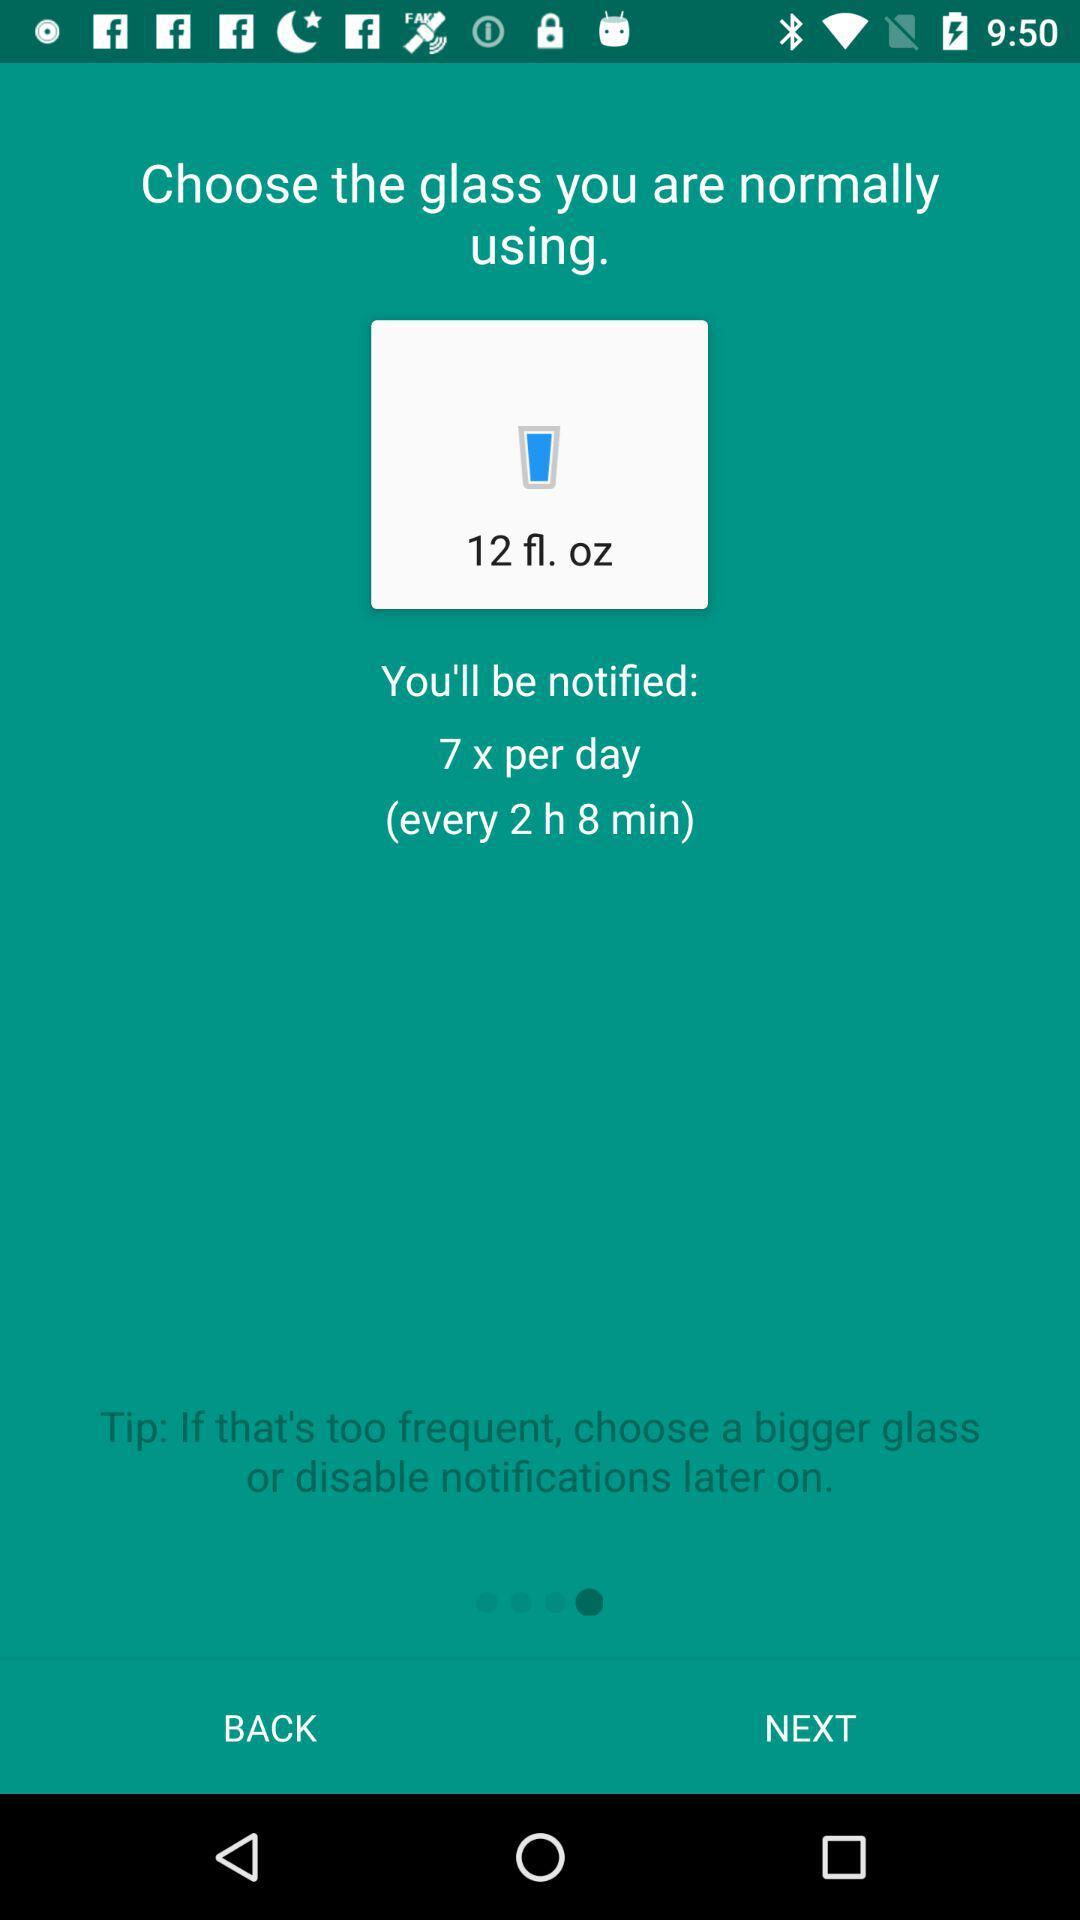 This screenshot has height=1920, width=1080. Describe the element at coordinates (810, 1726) in the screenshot. I see `next item` at that location.